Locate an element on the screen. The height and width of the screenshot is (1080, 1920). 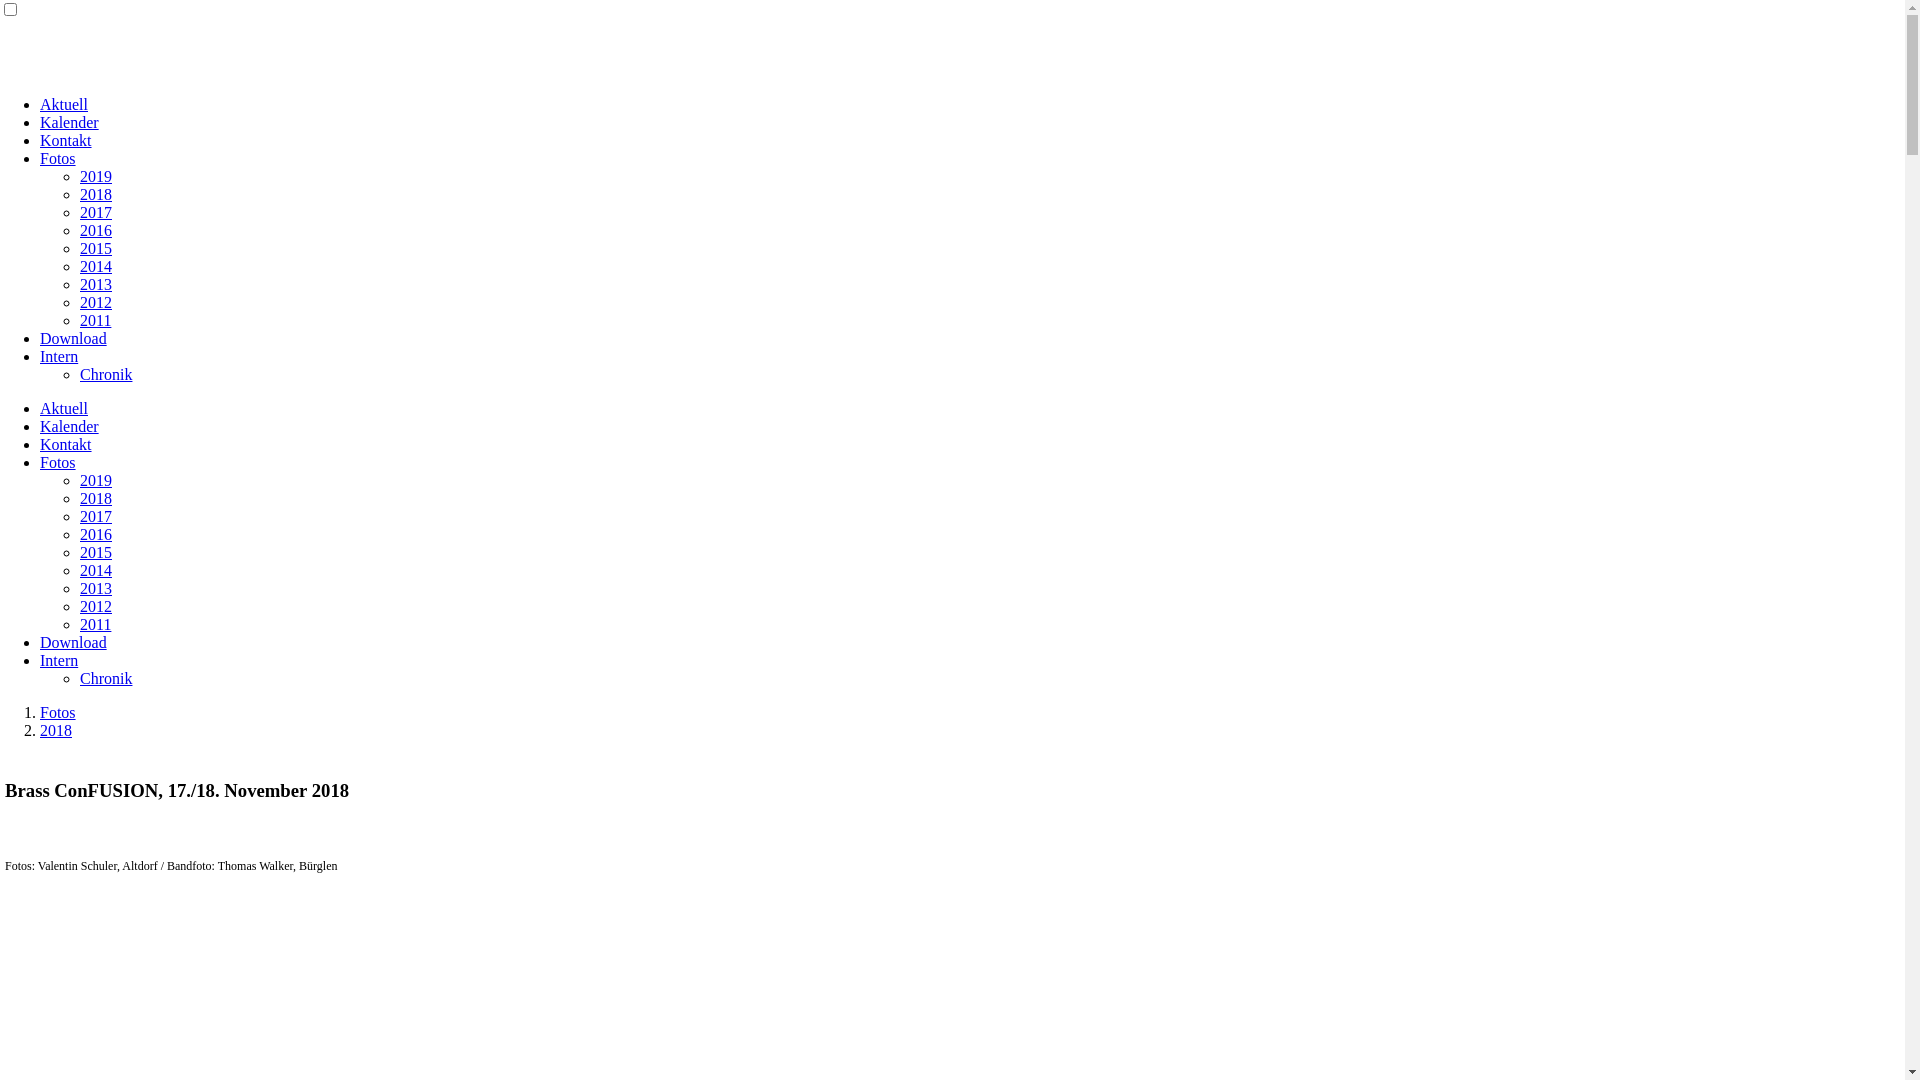
'2019' is located at coordinates (95, 480).